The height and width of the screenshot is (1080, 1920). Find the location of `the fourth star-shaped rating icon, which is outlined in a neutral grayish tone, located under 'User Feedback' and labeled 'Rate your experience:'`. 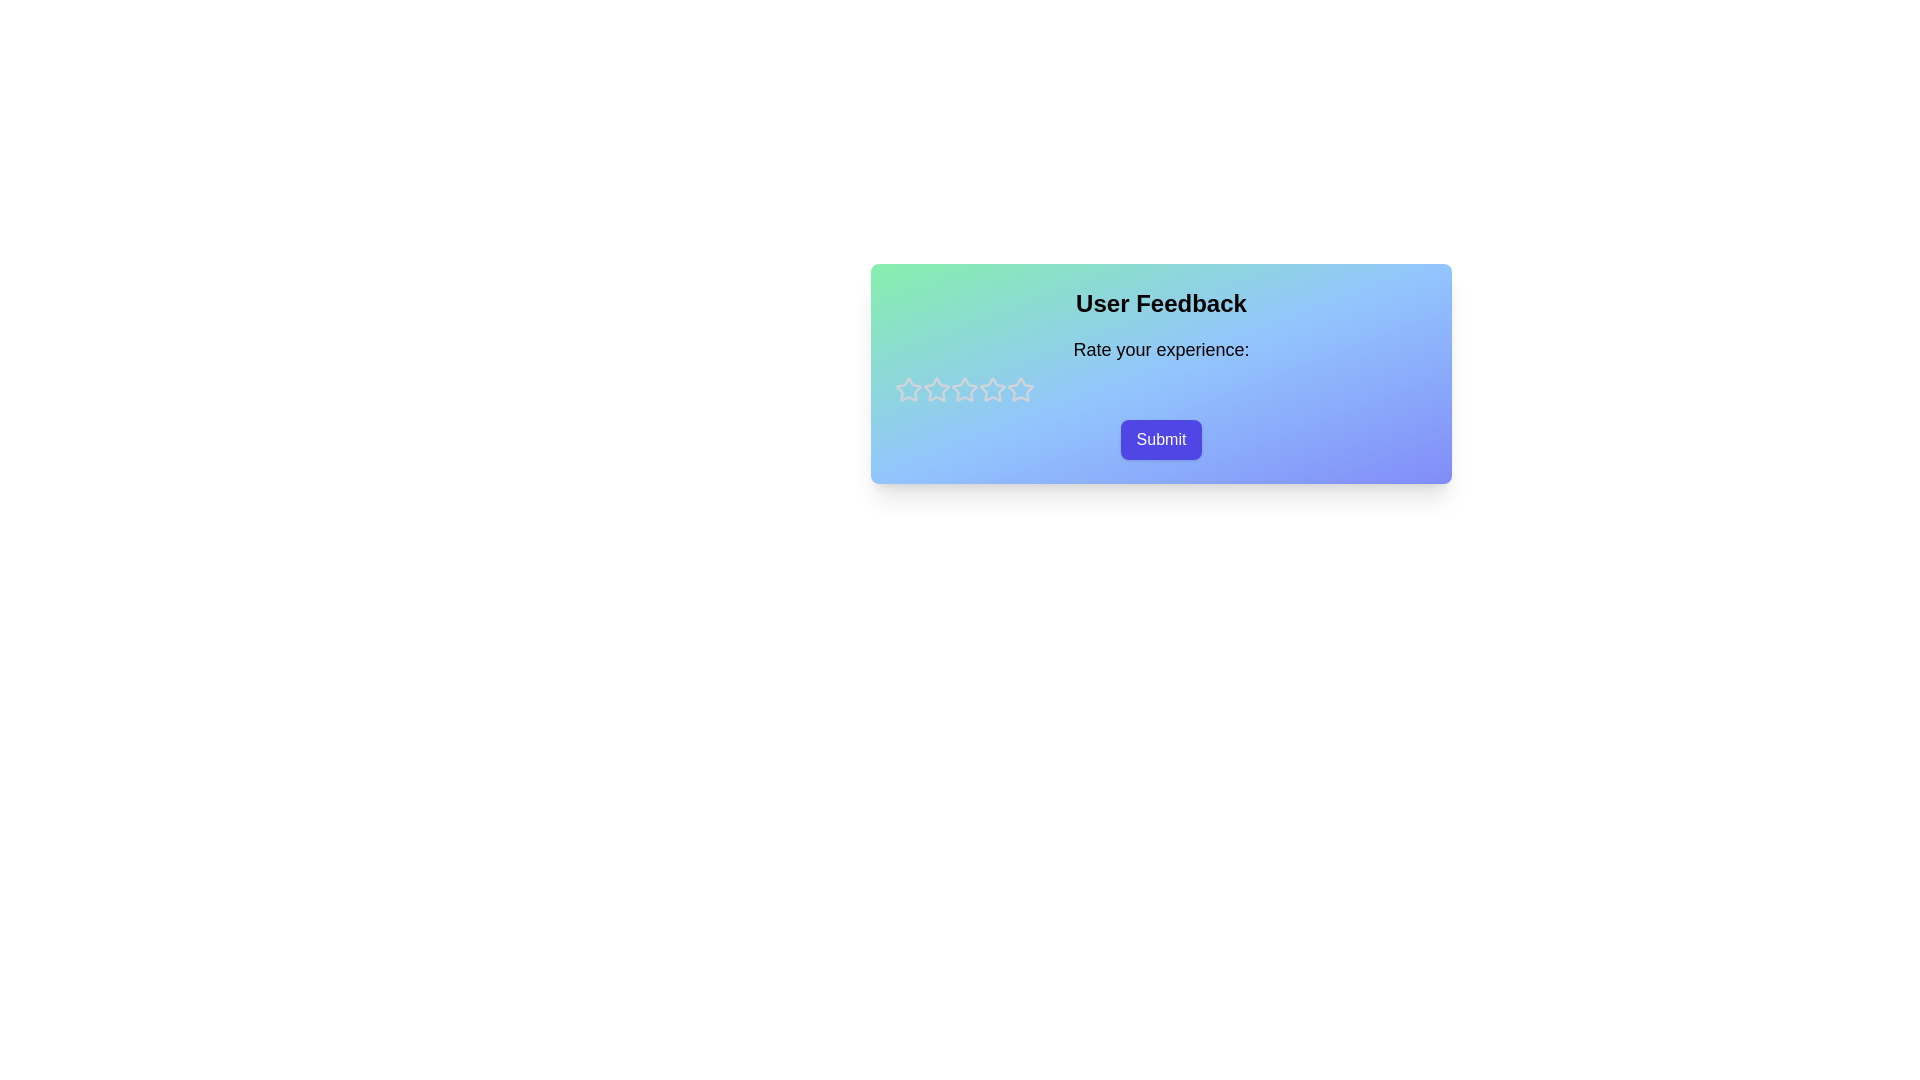

the fourth star-shaped rating icon, which is outlined in a neutral grayish tone, located under 'User Feedback' and labeled 'Rate your experience:' is located at coordinates (1021, 389).